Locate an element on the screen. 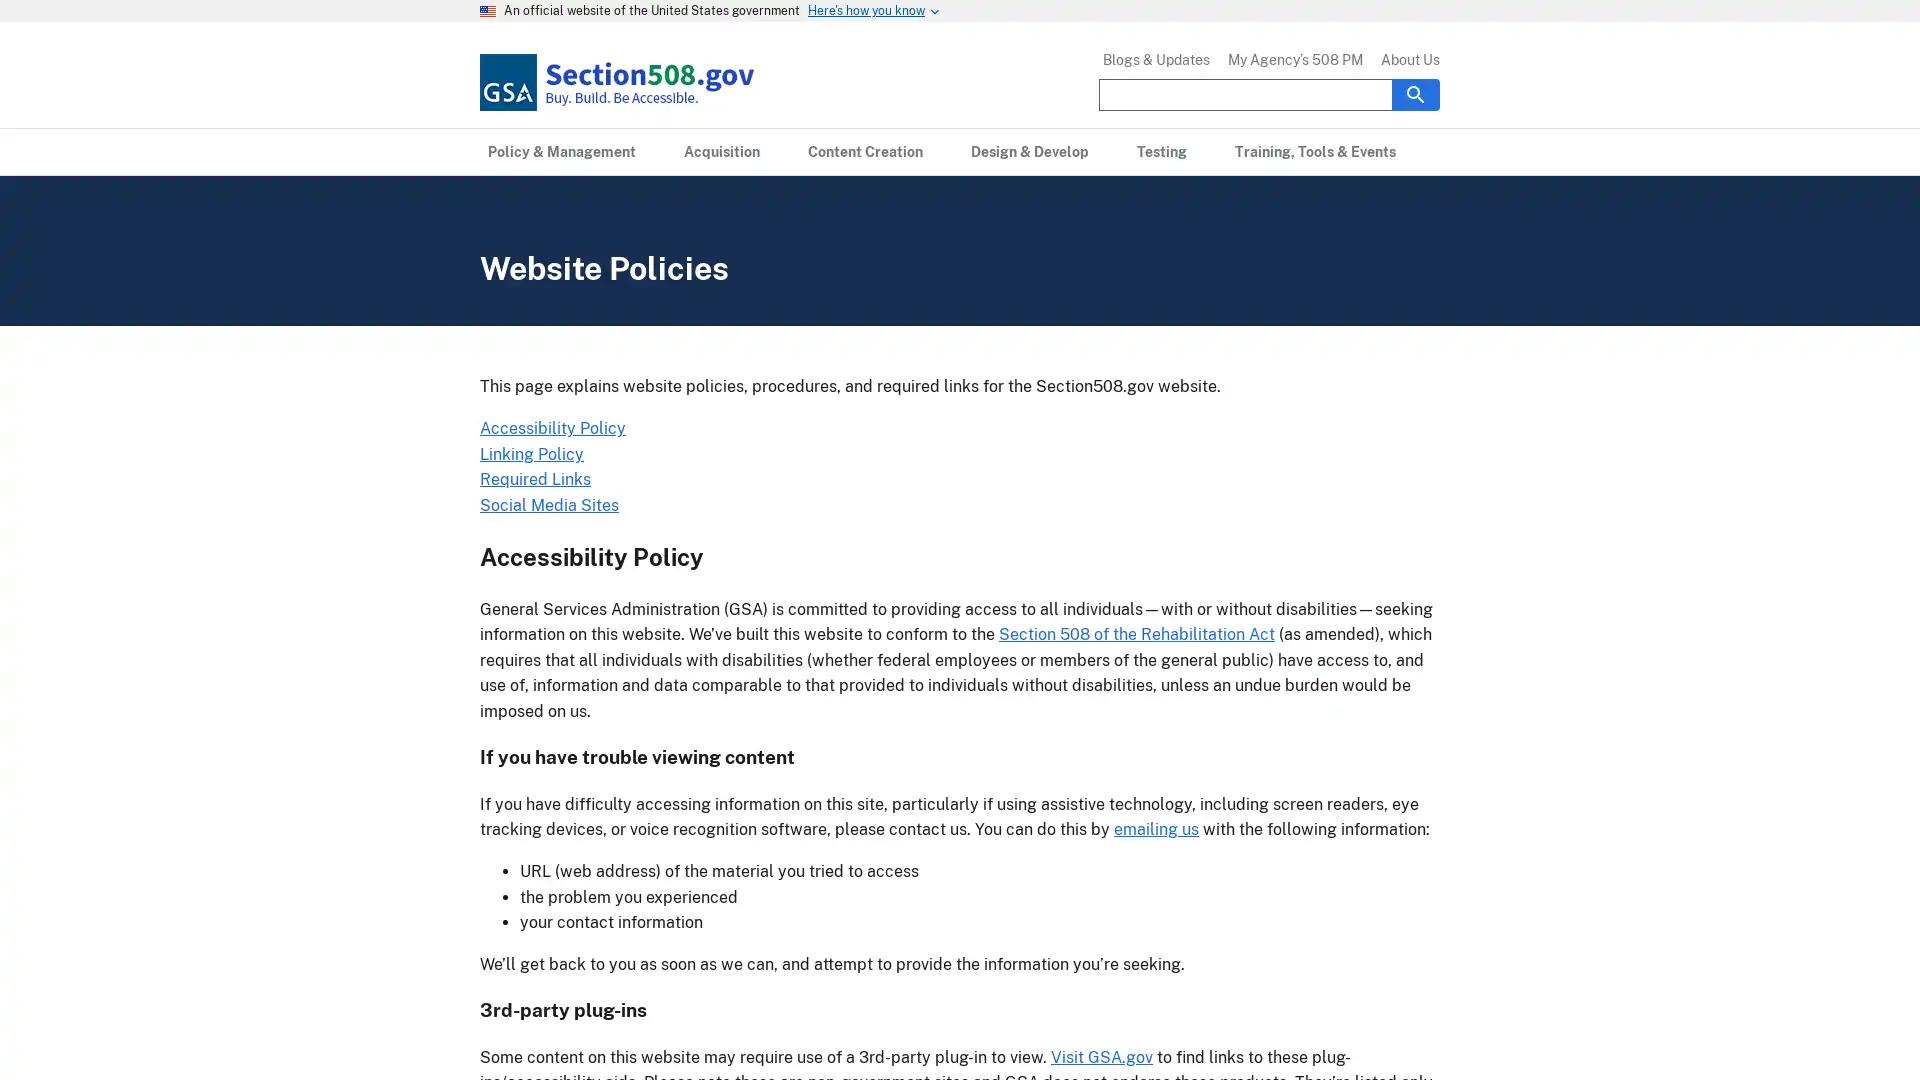 The height and width of the screenshot is (1080, 1920). Search is located at coordinates (1415, 93).